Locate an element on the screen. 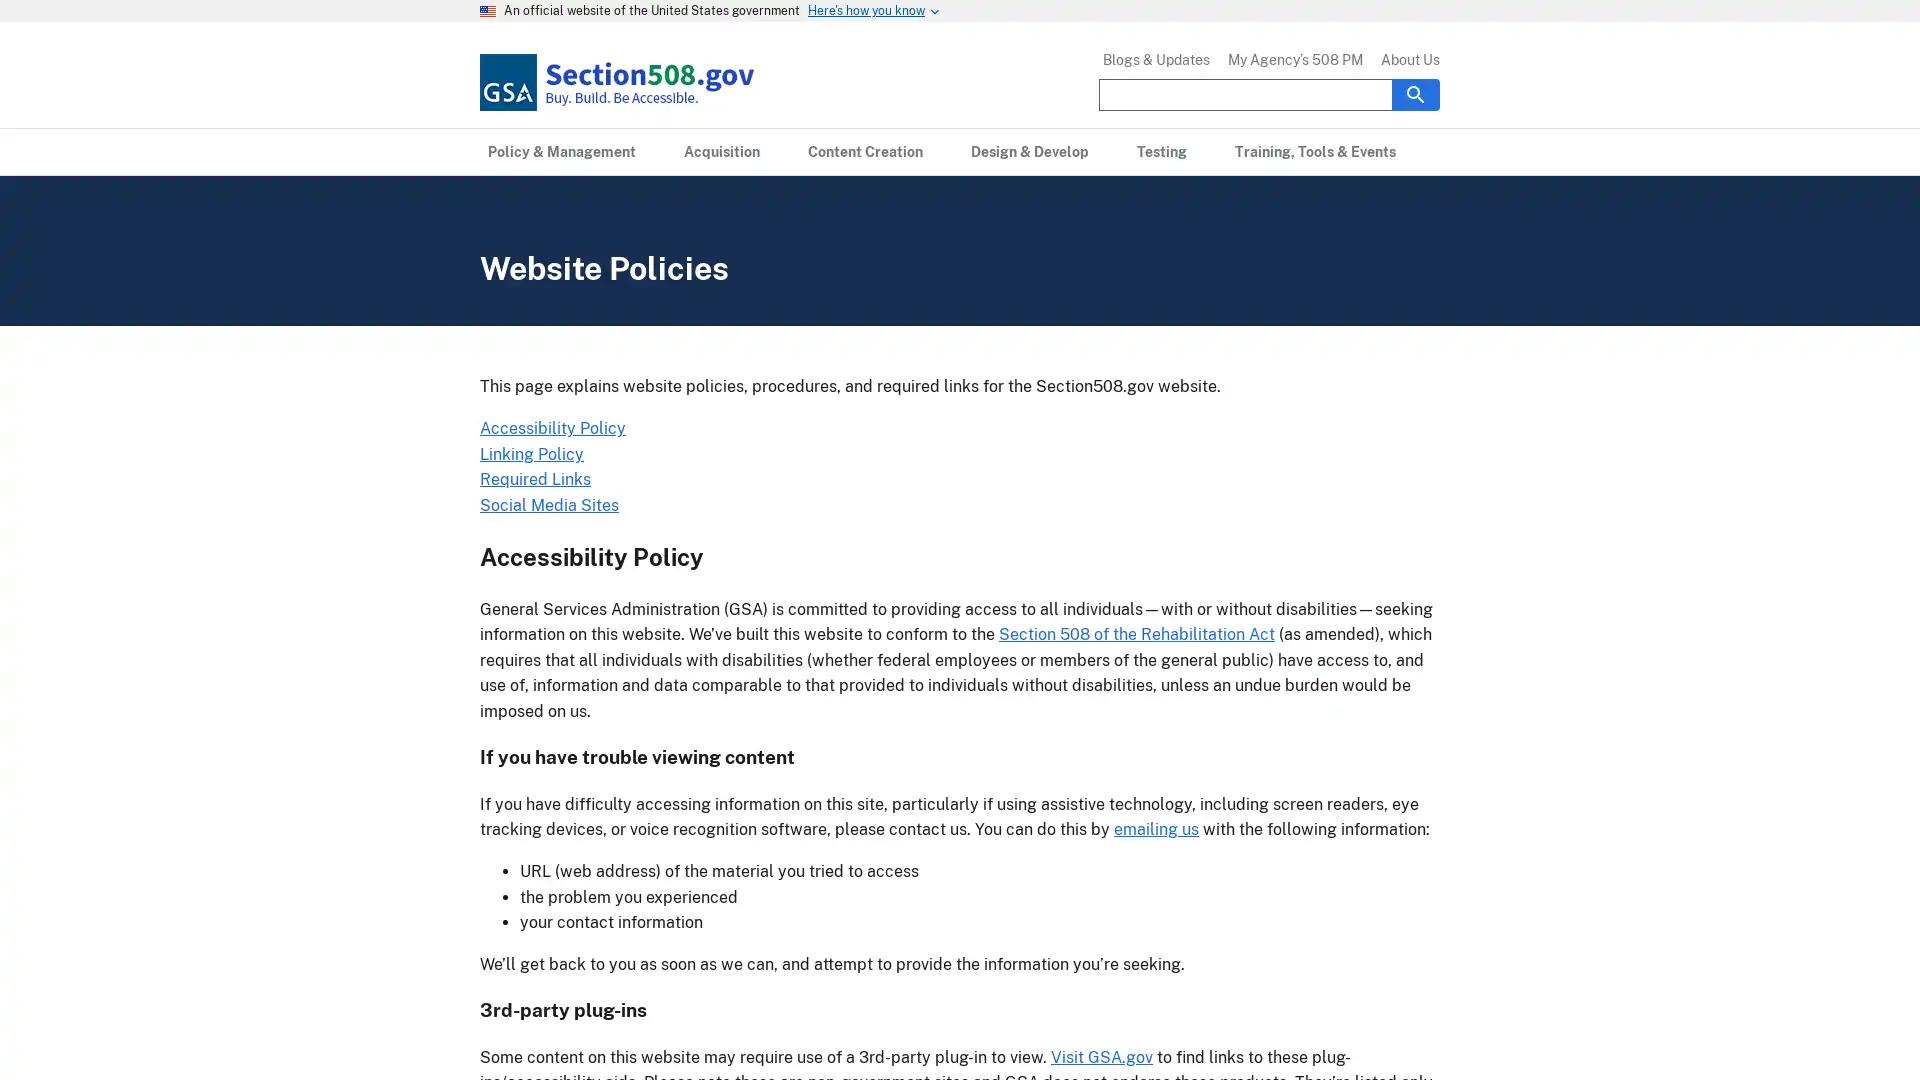 The height and width of the screenshot is (1080, 1920). Search is located at coordinates (1415, 93).